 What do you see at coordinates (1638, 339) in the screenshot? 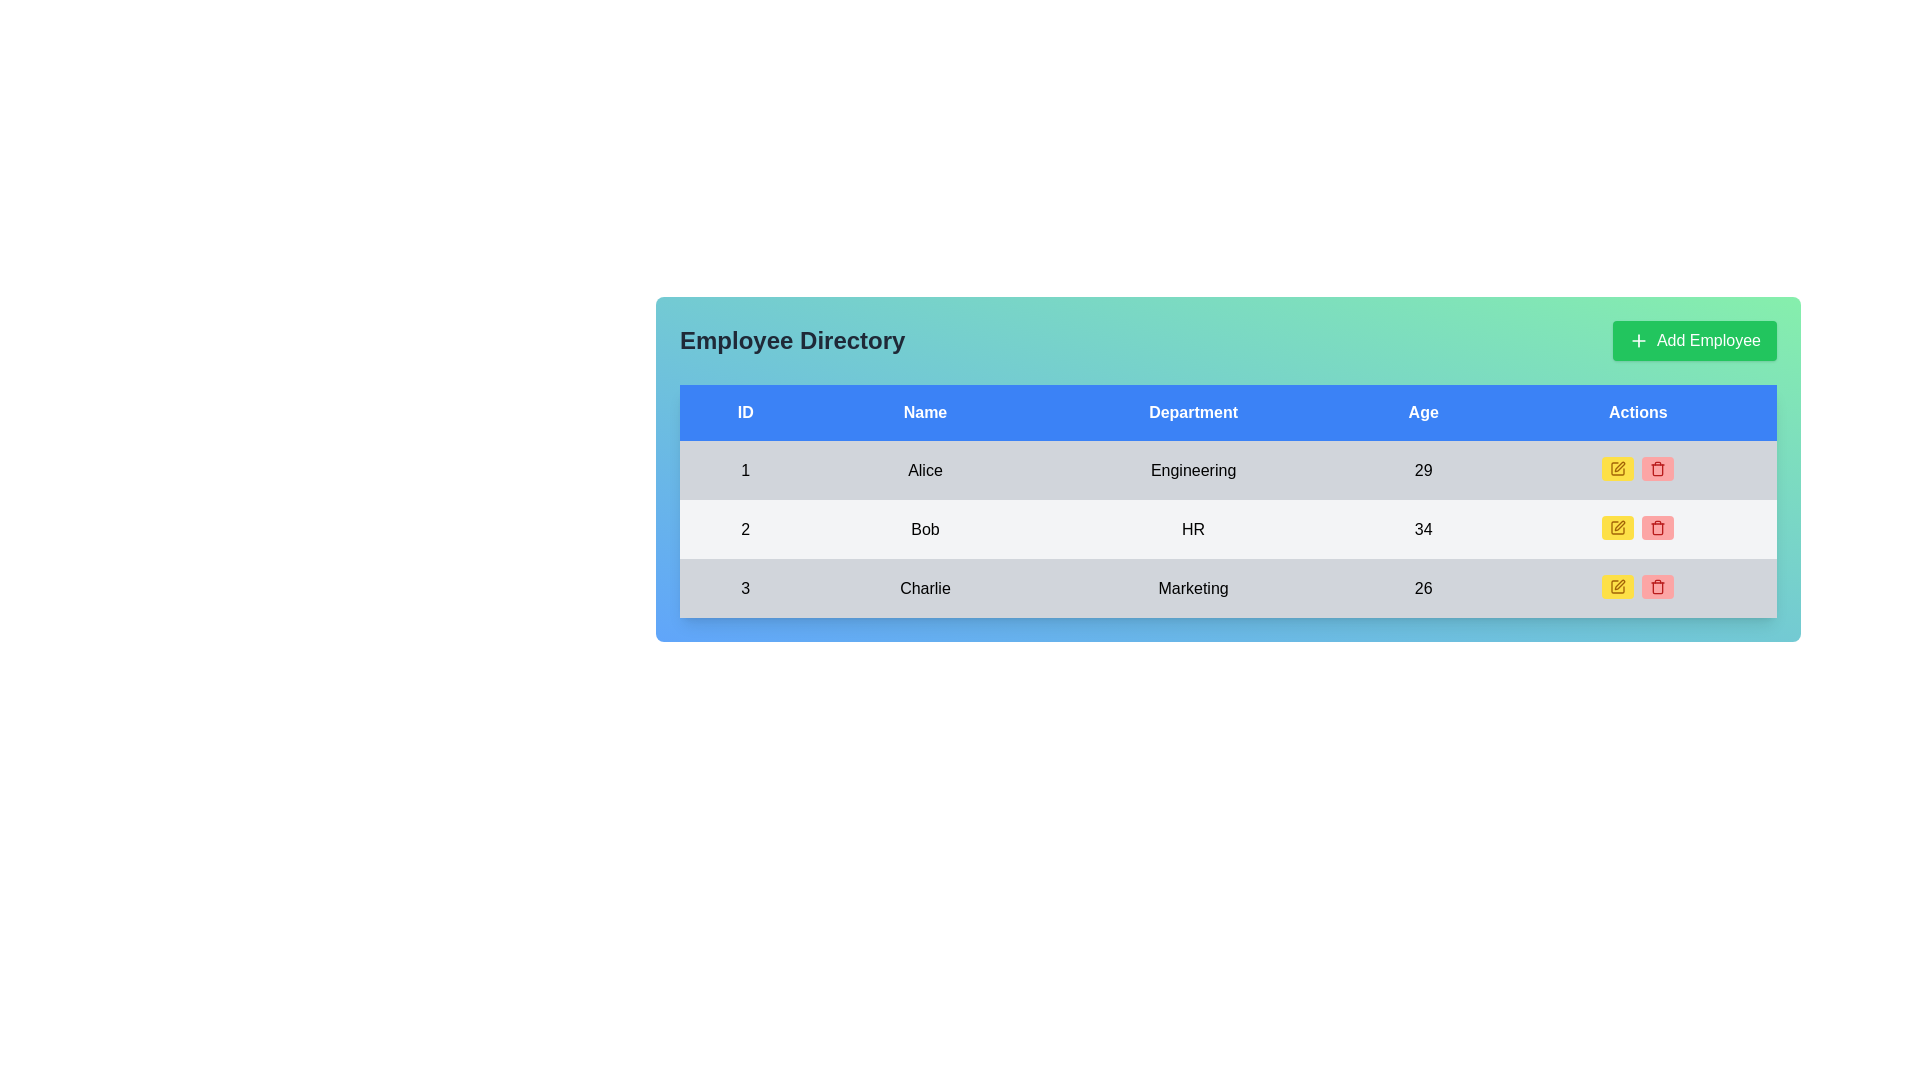
I see `the icon located to the far left within the 'Add Employee' button in the top-right corner of the interface to initiate an action` at bounding box center [1638, 339].